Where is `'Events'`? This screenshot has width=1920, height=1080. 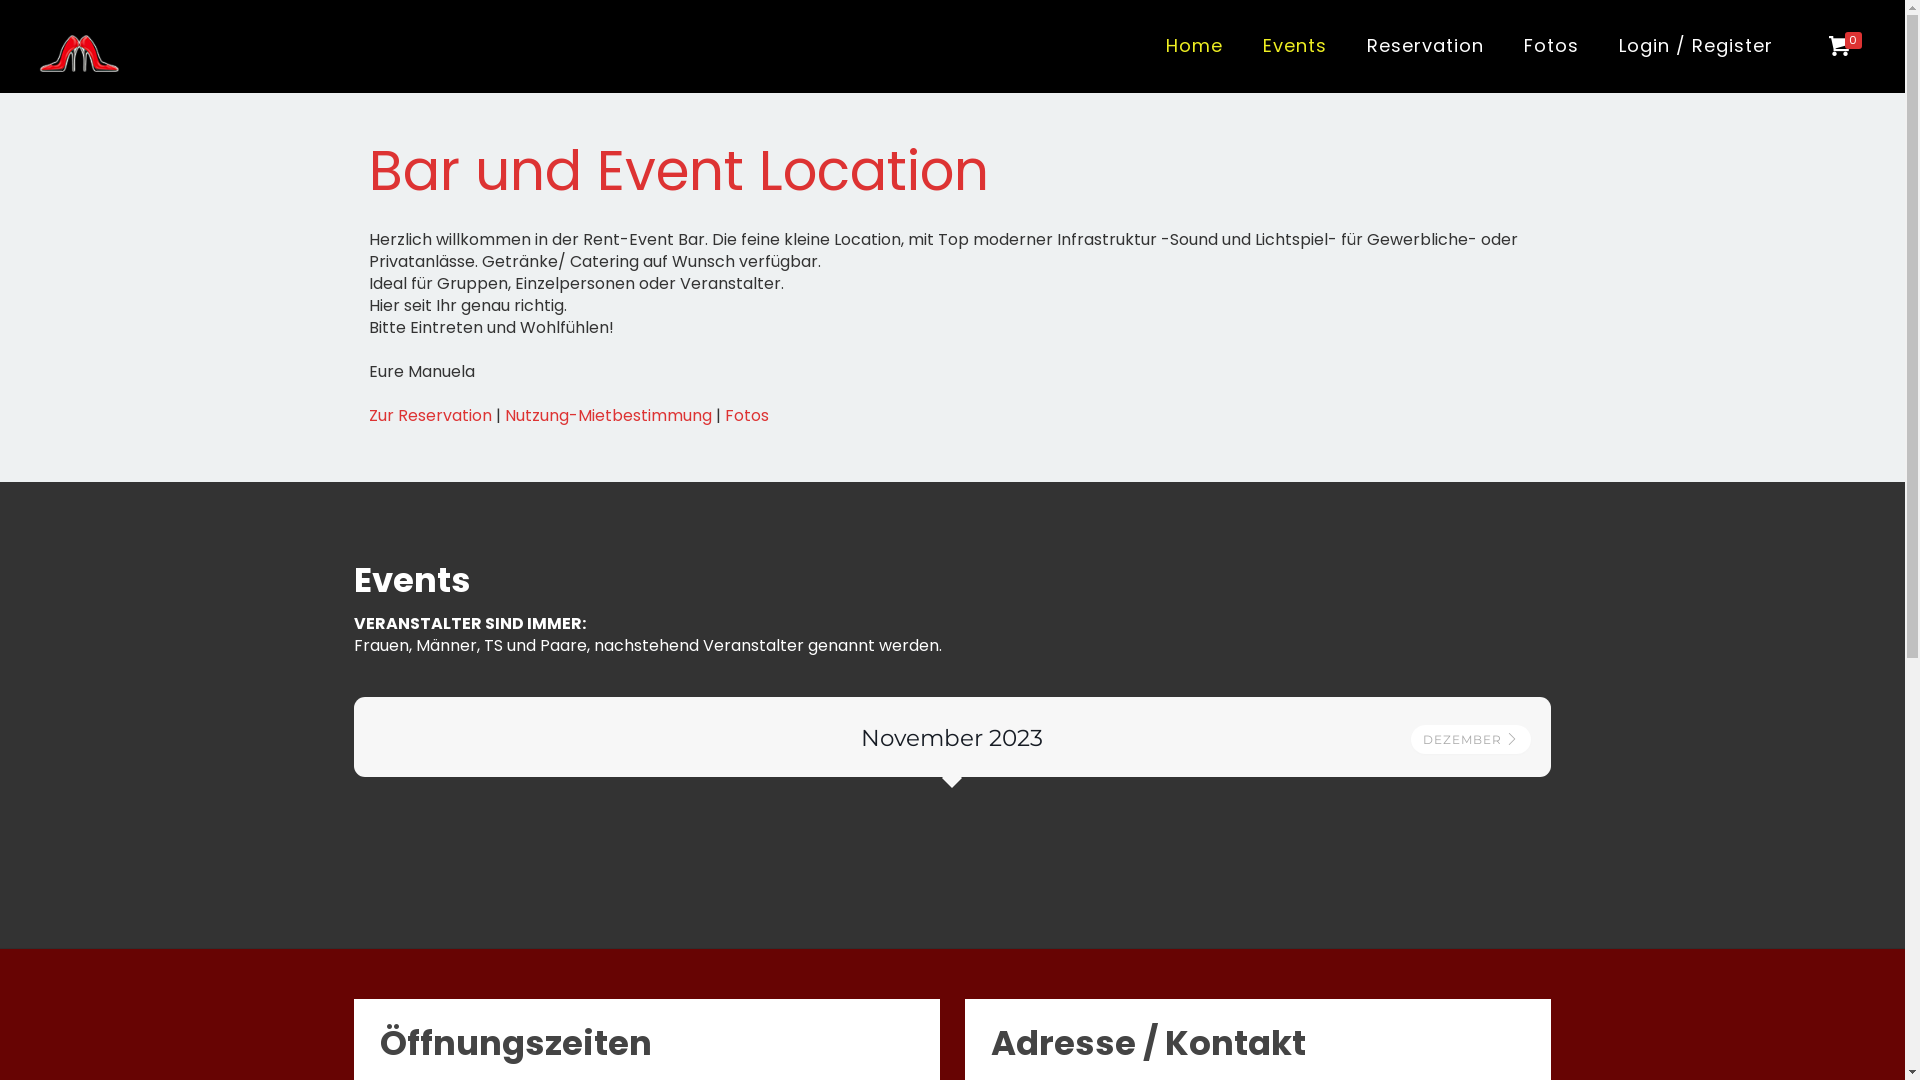
'Events' is located at coordinates (1295, 45).